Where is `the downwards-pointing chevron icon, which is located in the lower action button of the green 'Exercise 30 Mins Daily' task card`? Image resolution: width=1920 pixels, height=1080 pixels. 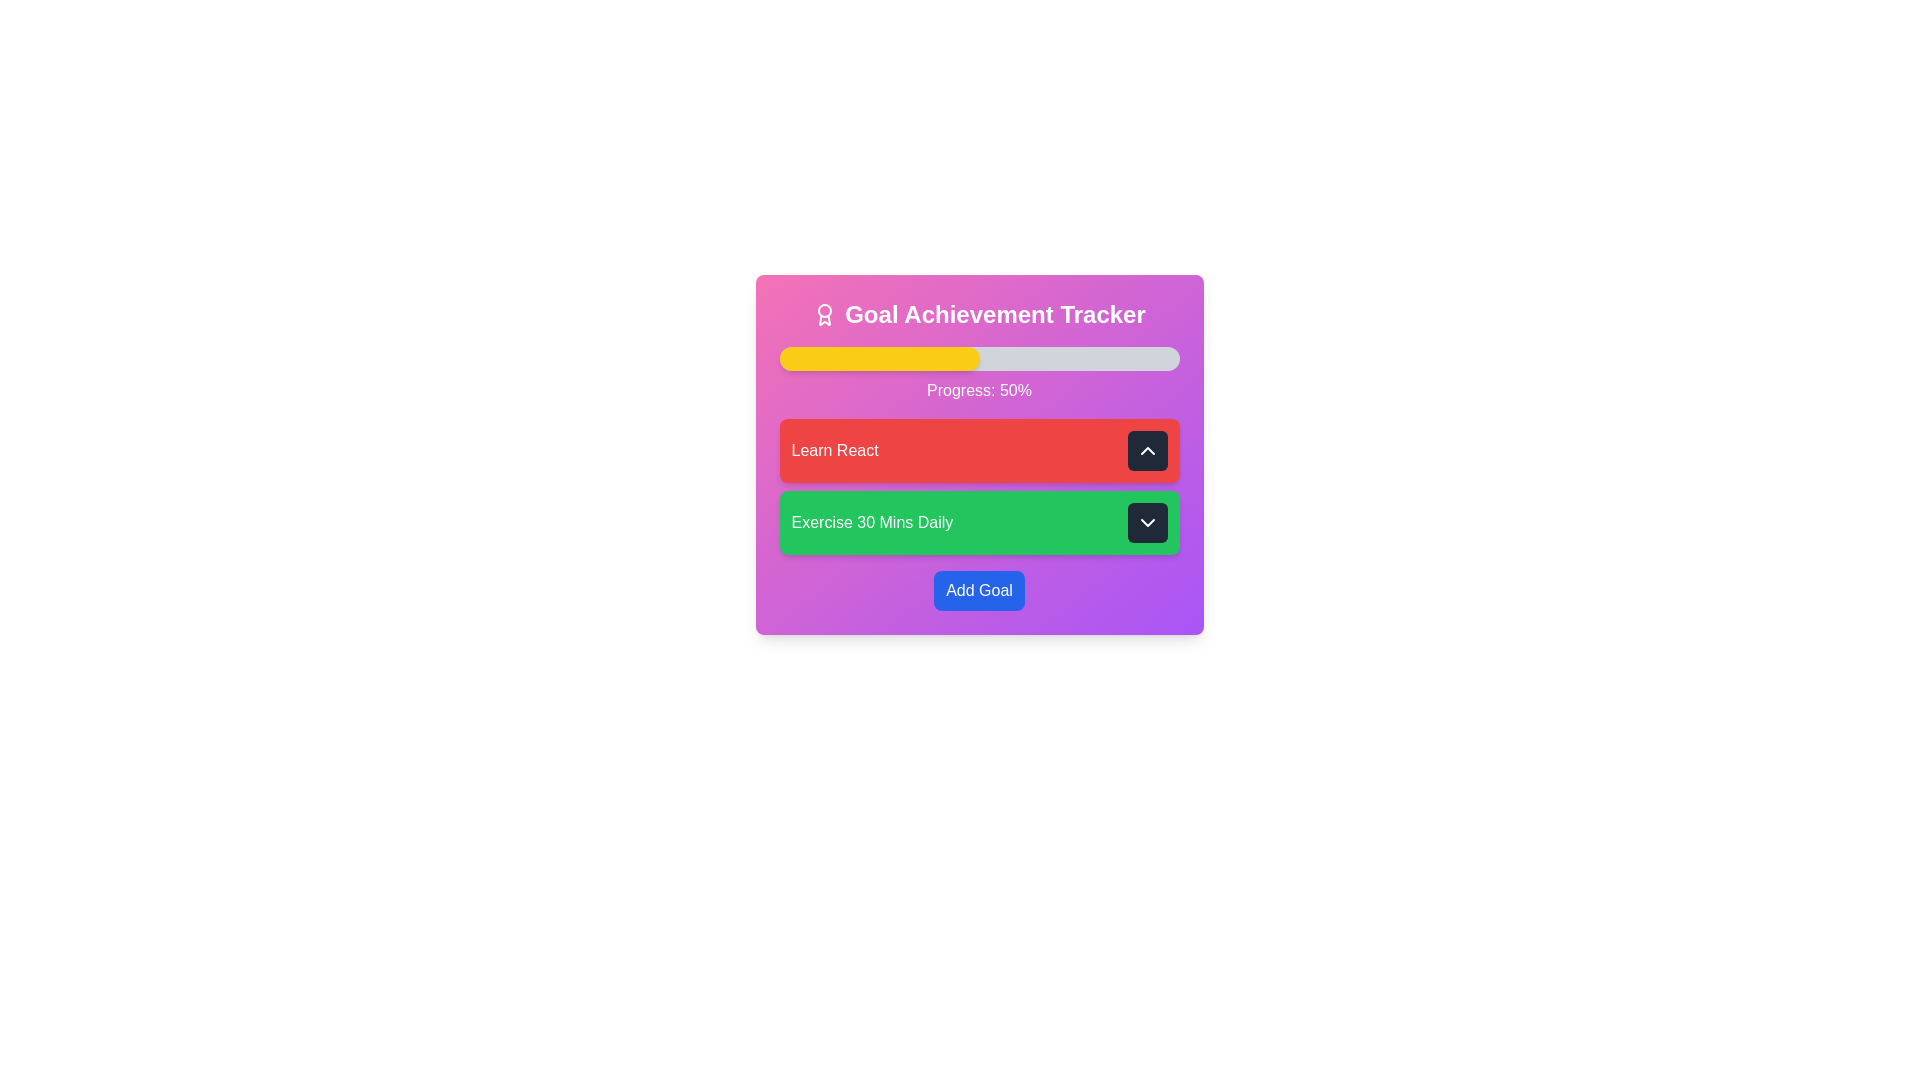
the downwards-pointing chevron icon, which is located in the lower action button of the green 'Exercise 30 Mins Daily' task card is located at coordinates (1147, 522).